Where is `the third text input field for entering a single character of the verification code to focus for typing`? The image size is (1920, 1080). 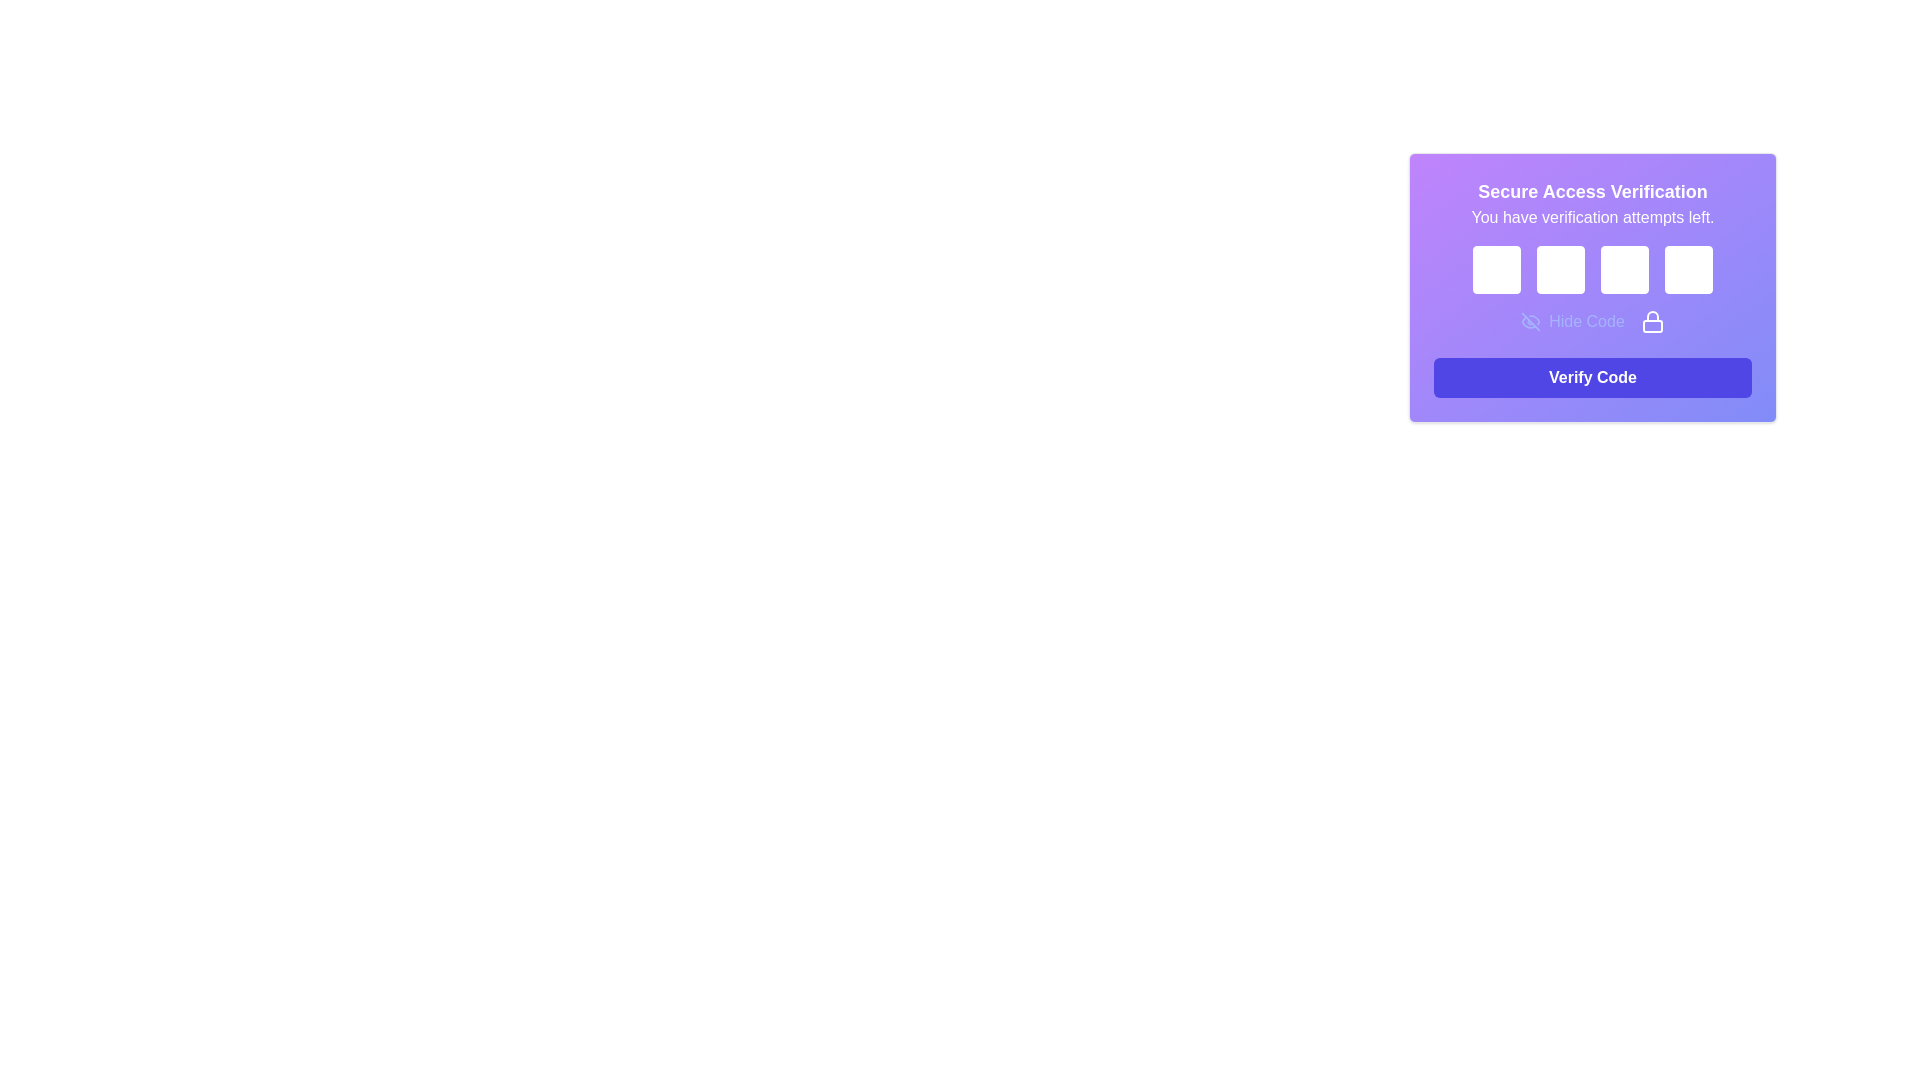
the third text input field for entering a single character of the verification code to focus for typing is located at coordinates (1592, 288).